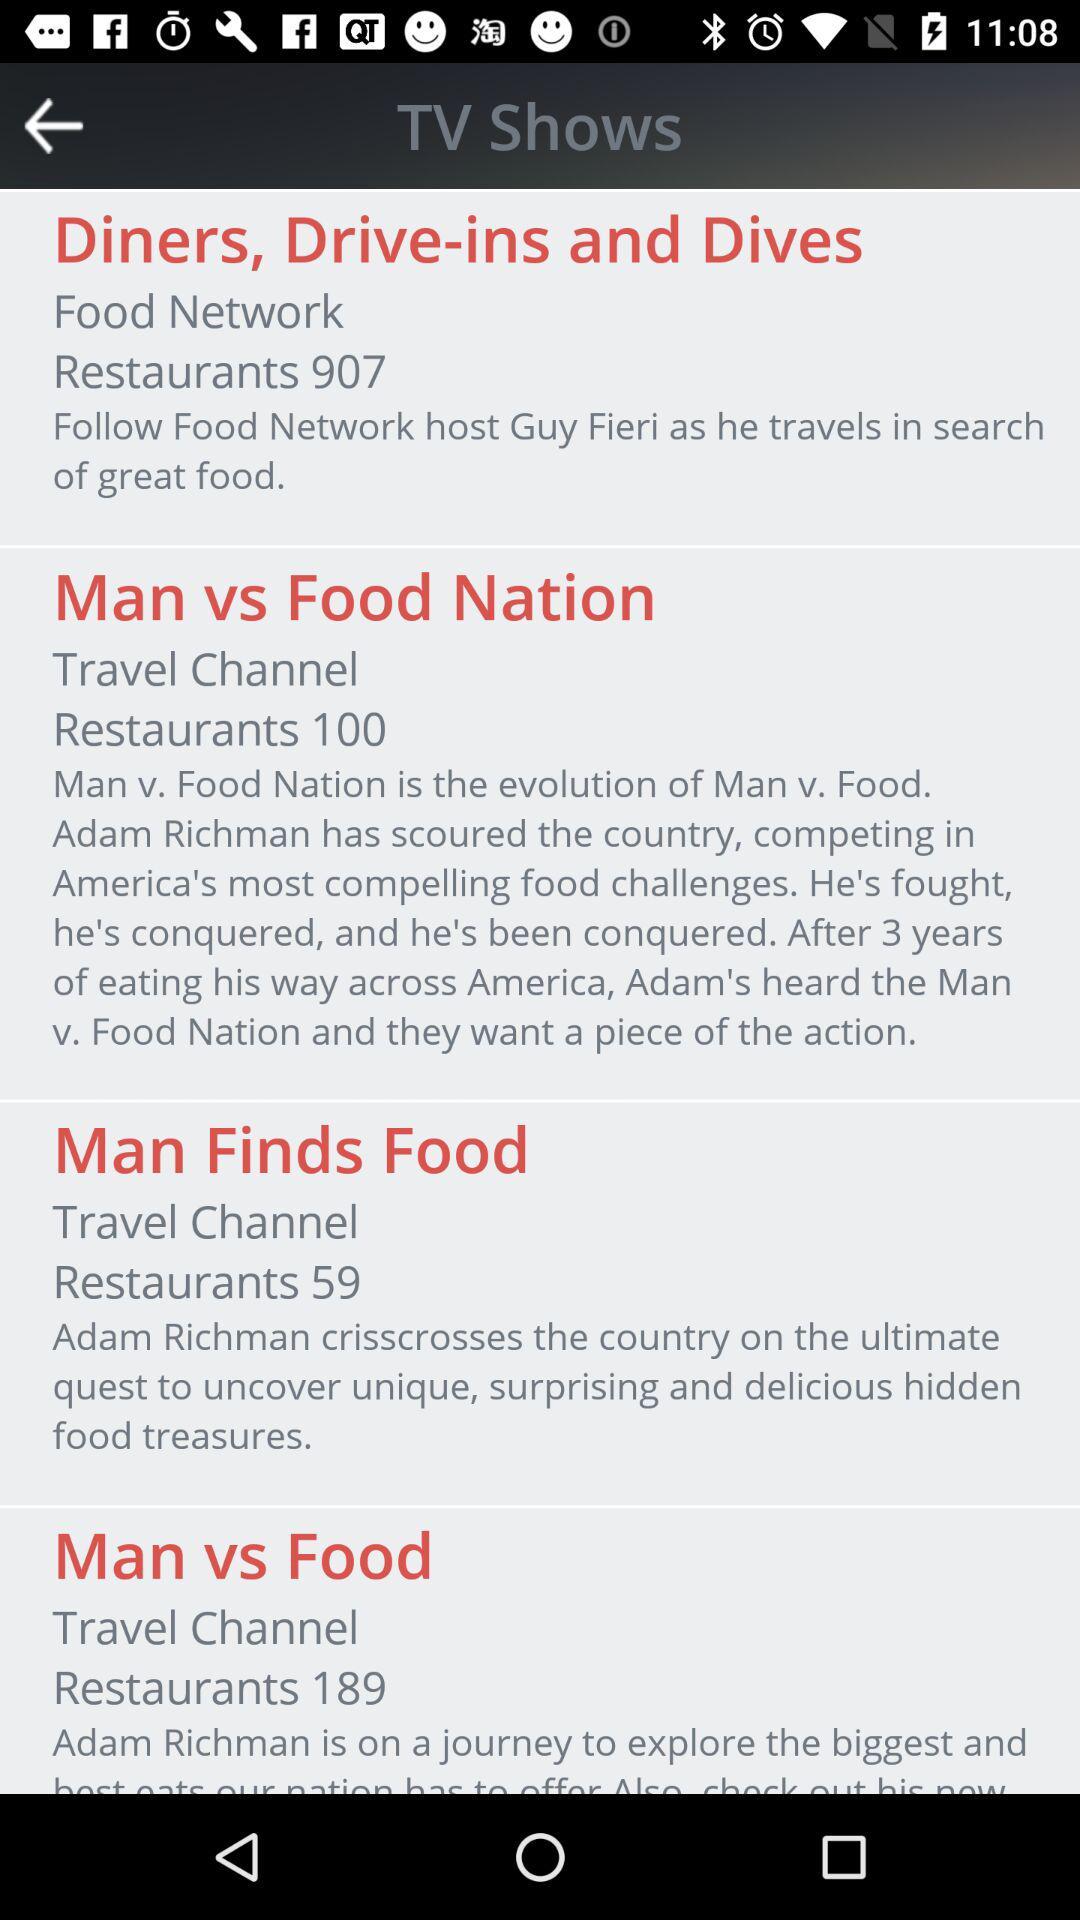  Describe the element at coordinates (207, 1281) in the screenshot. I see `the restaurants 59 icon` at that location.